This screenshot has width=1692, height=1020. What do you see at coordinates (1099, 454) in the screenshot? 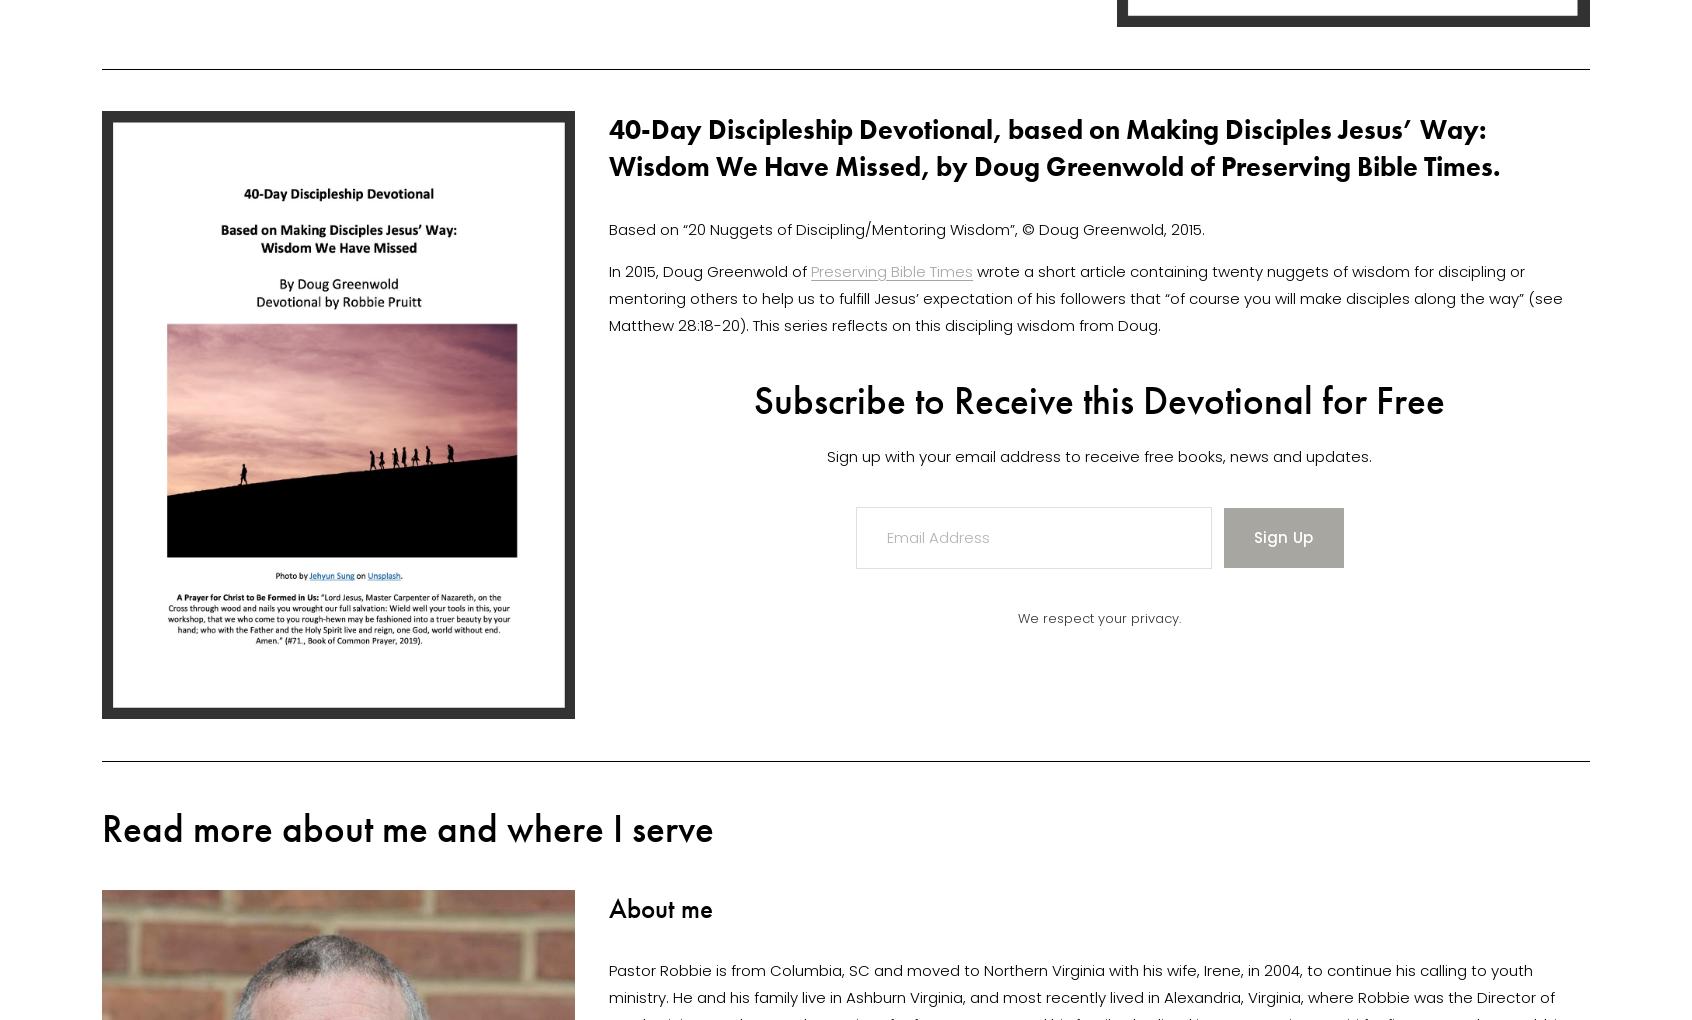
I see `'Sign up with your email address to receive free books, news and updates.'` at bounding box center [1099, 454].